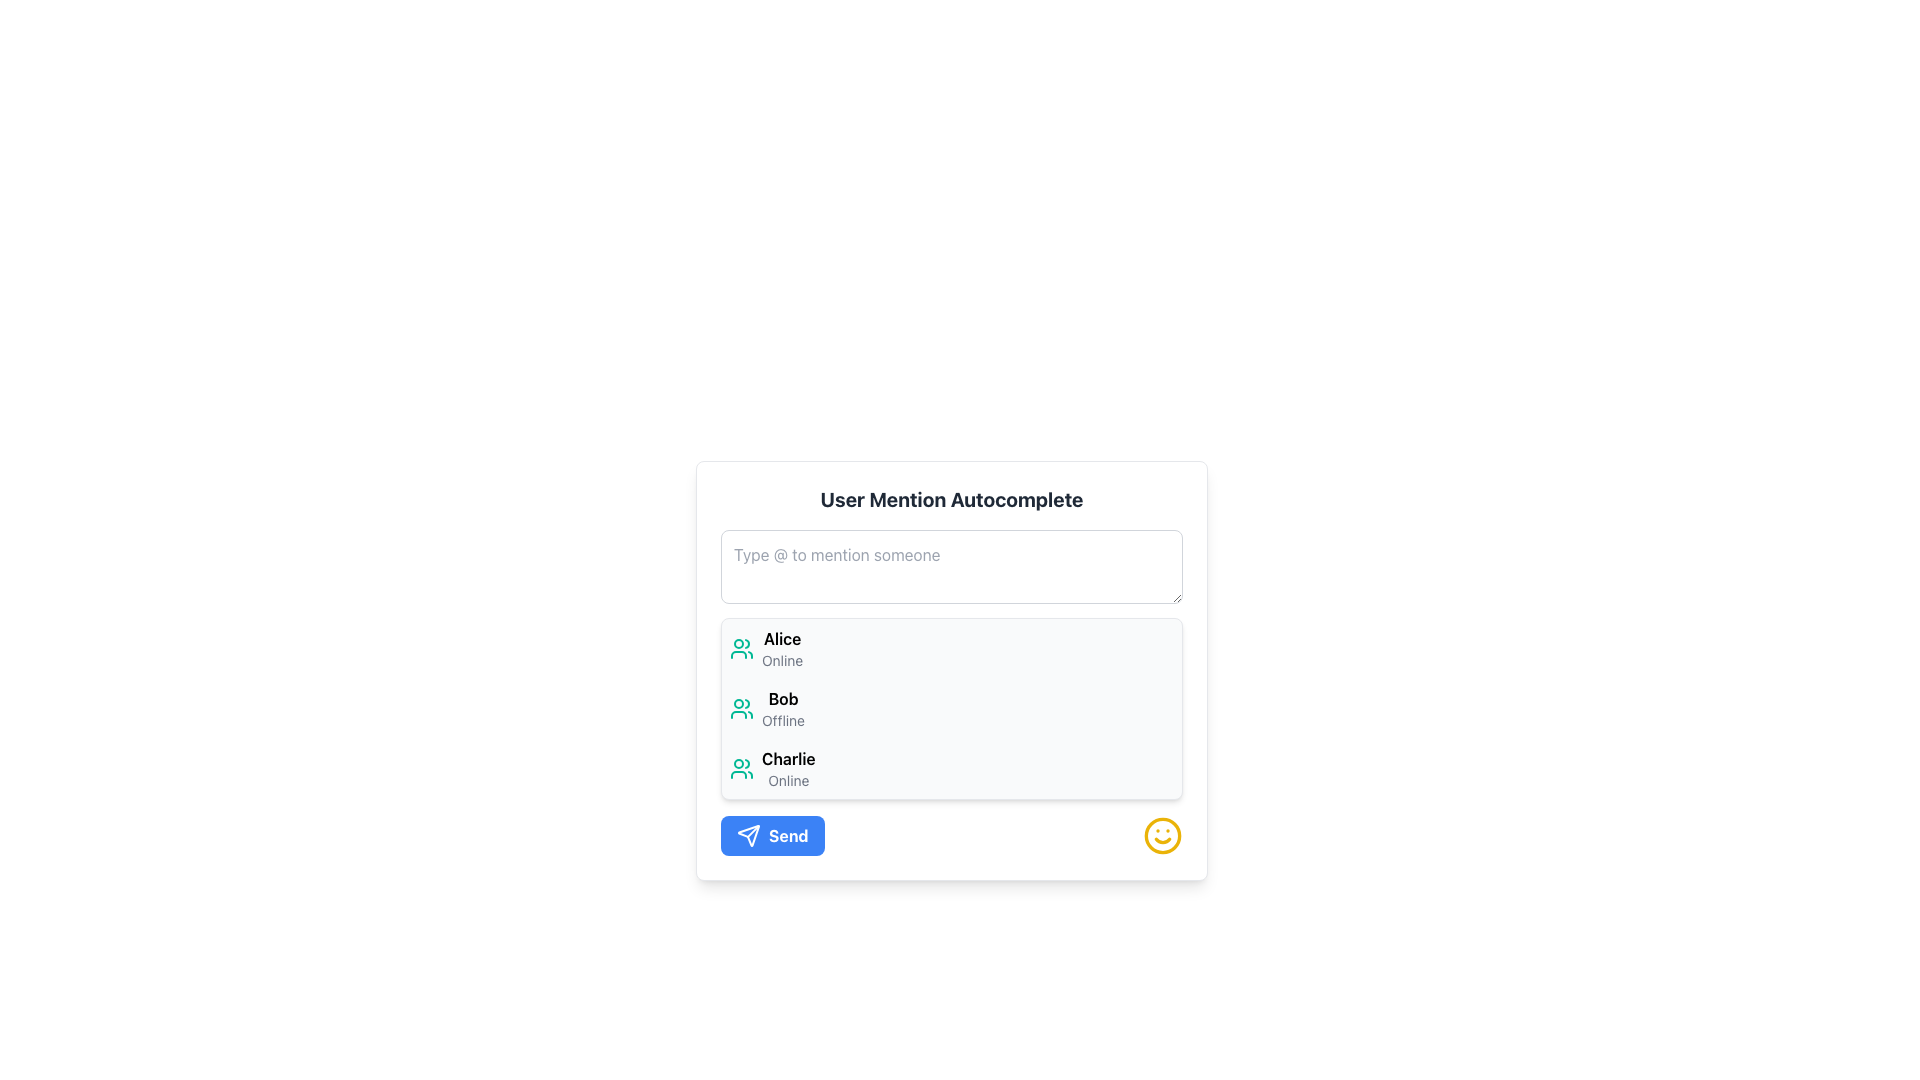  What do you see at coordinates (1162, 836) in the screenshot?
I see `the Circle element within the yellow-bordered smiley face icon located in the bottom-right corner of the interface` at bounding box center [1162, 836].